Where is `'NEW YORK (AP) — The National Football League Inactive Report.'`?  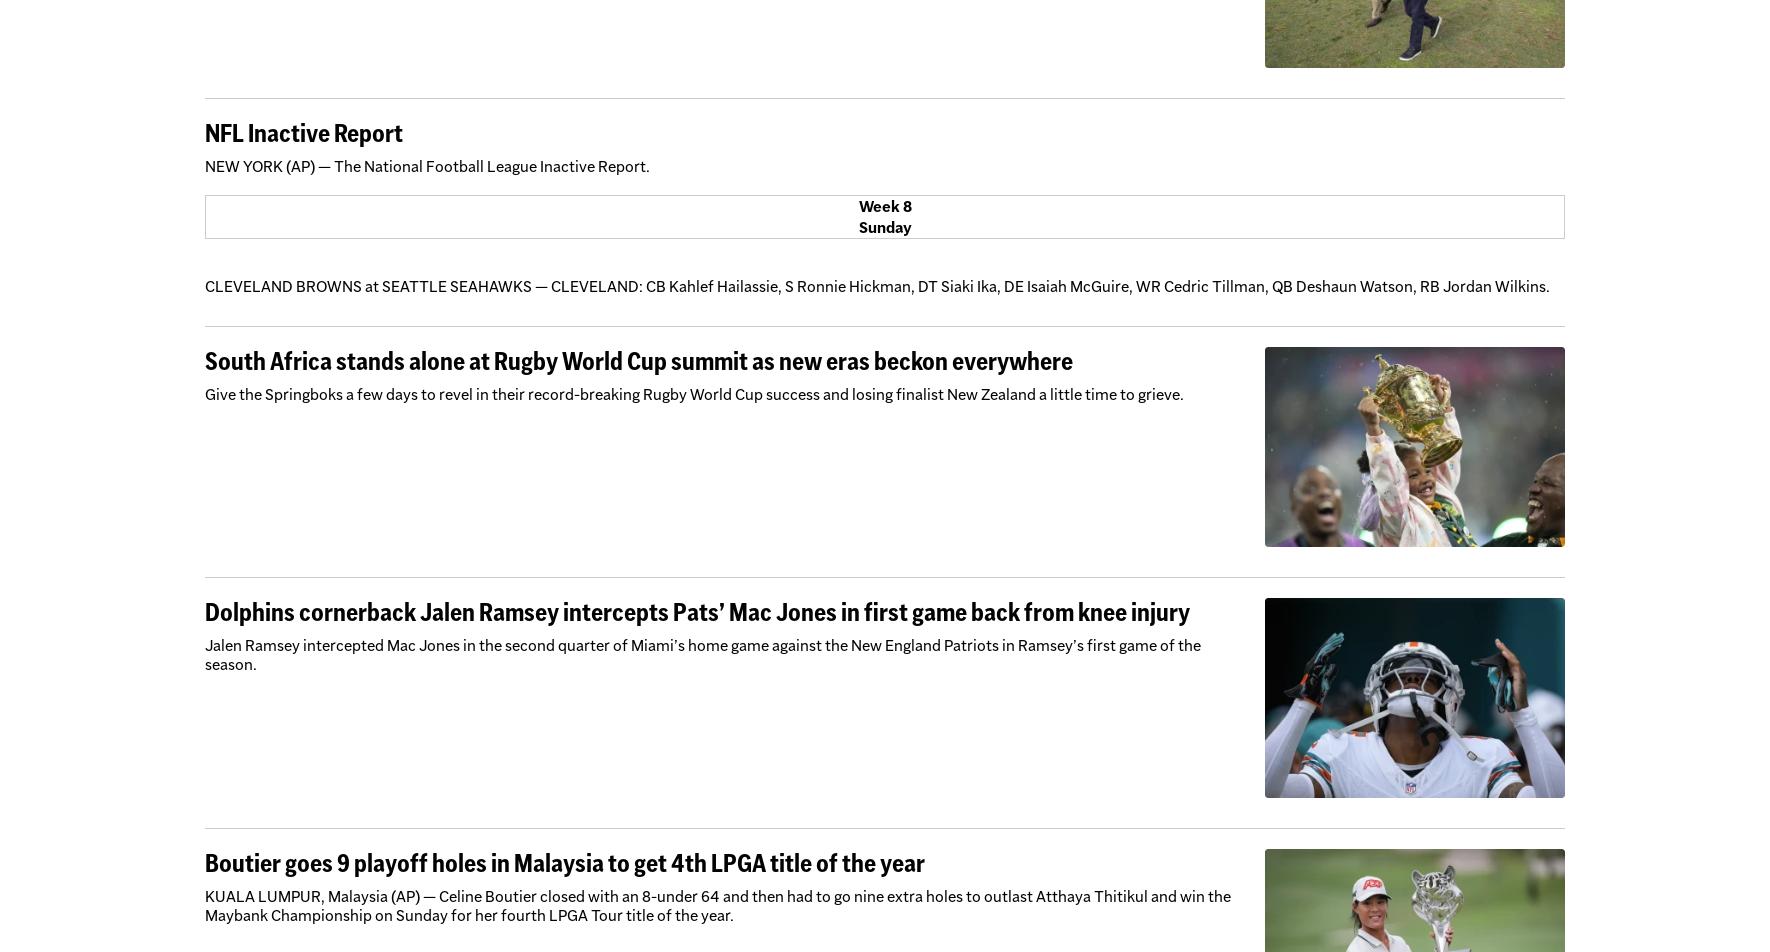 'NEW YORK (AP) — The National Football League Inactive Report.' is located at coordinates (426, 166).